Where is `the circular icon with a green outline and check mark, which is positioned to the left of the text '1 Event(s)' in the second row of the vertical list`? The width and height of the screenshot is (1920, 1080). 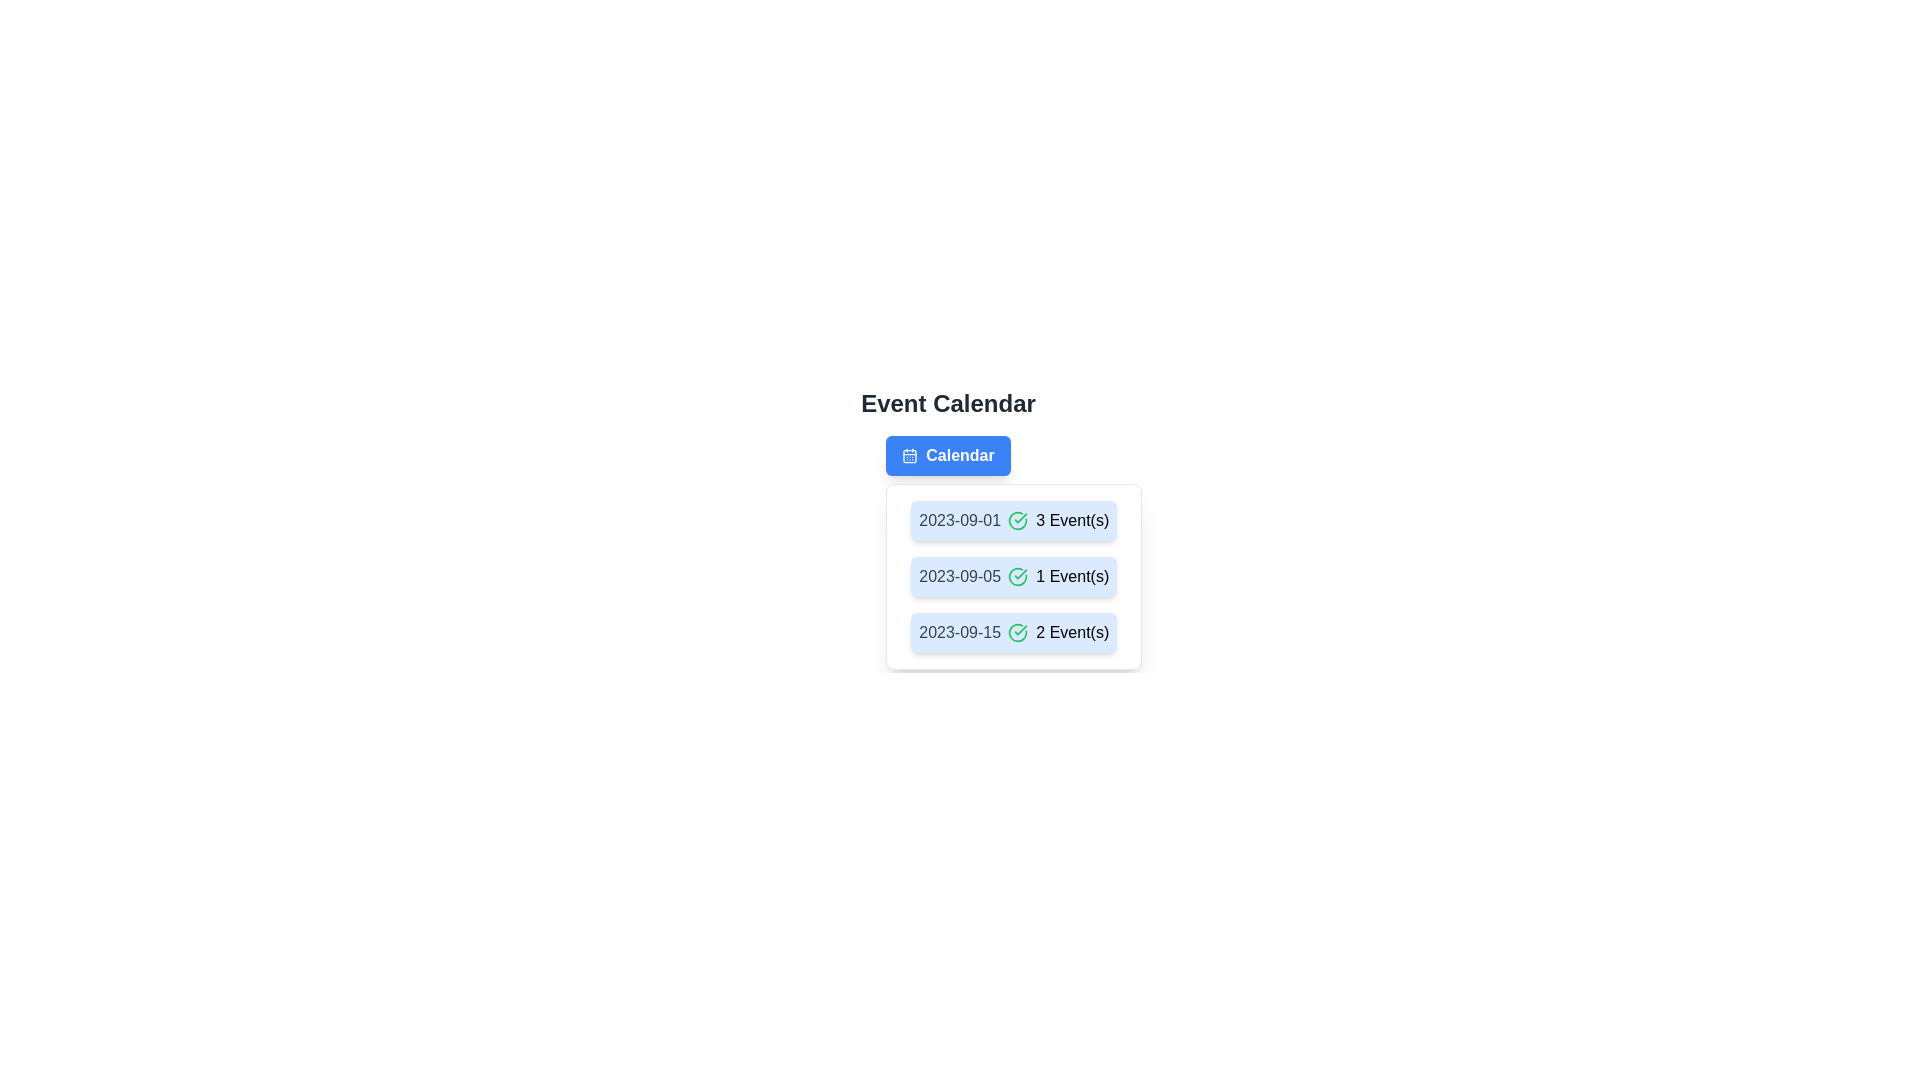 the circular icon with a green outline and check mark, which is positioned to the left of the text '1 Event(s)' in the second row of the vertical list is located at coordinates (1018, 577).